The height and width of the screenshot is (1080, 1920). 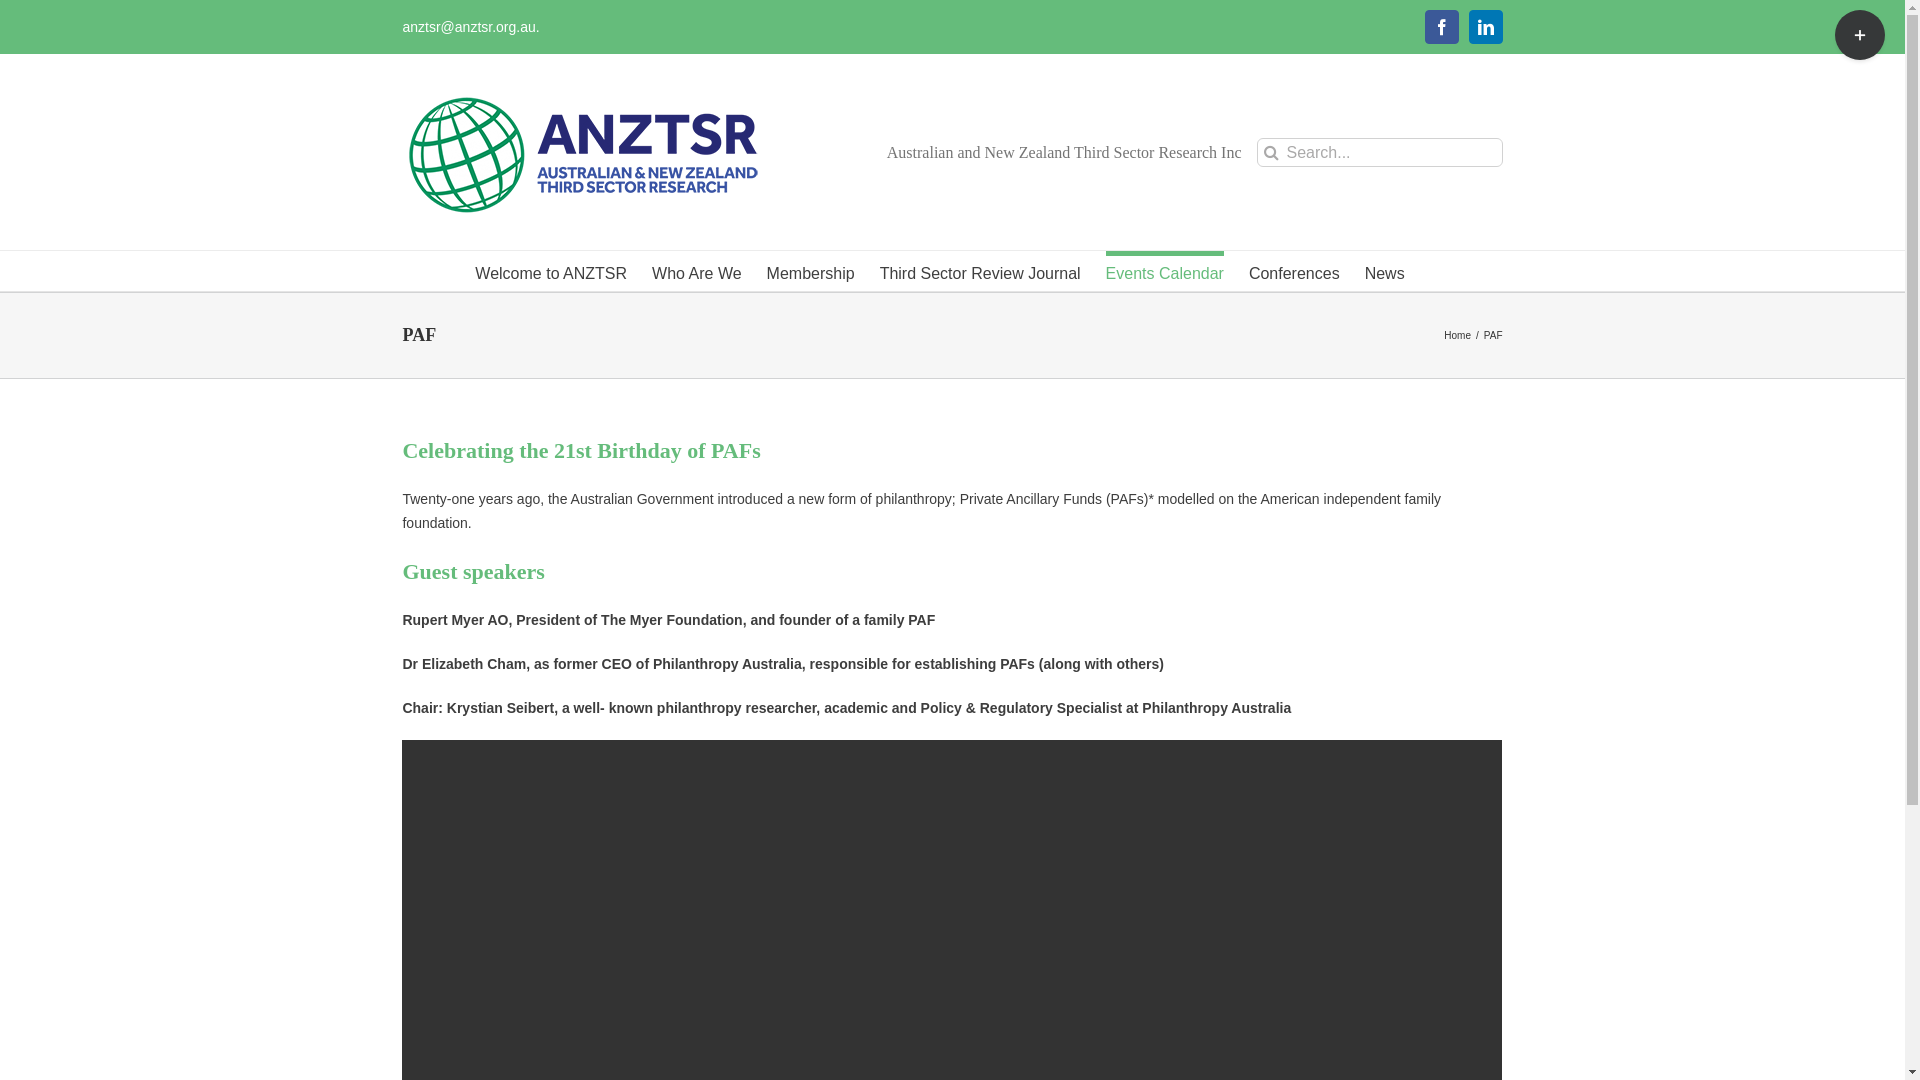 What do you see at coordinates (1165, 270) in the screenshot?
I see `'Events Calendar'` at bounding box center [1165, 270].